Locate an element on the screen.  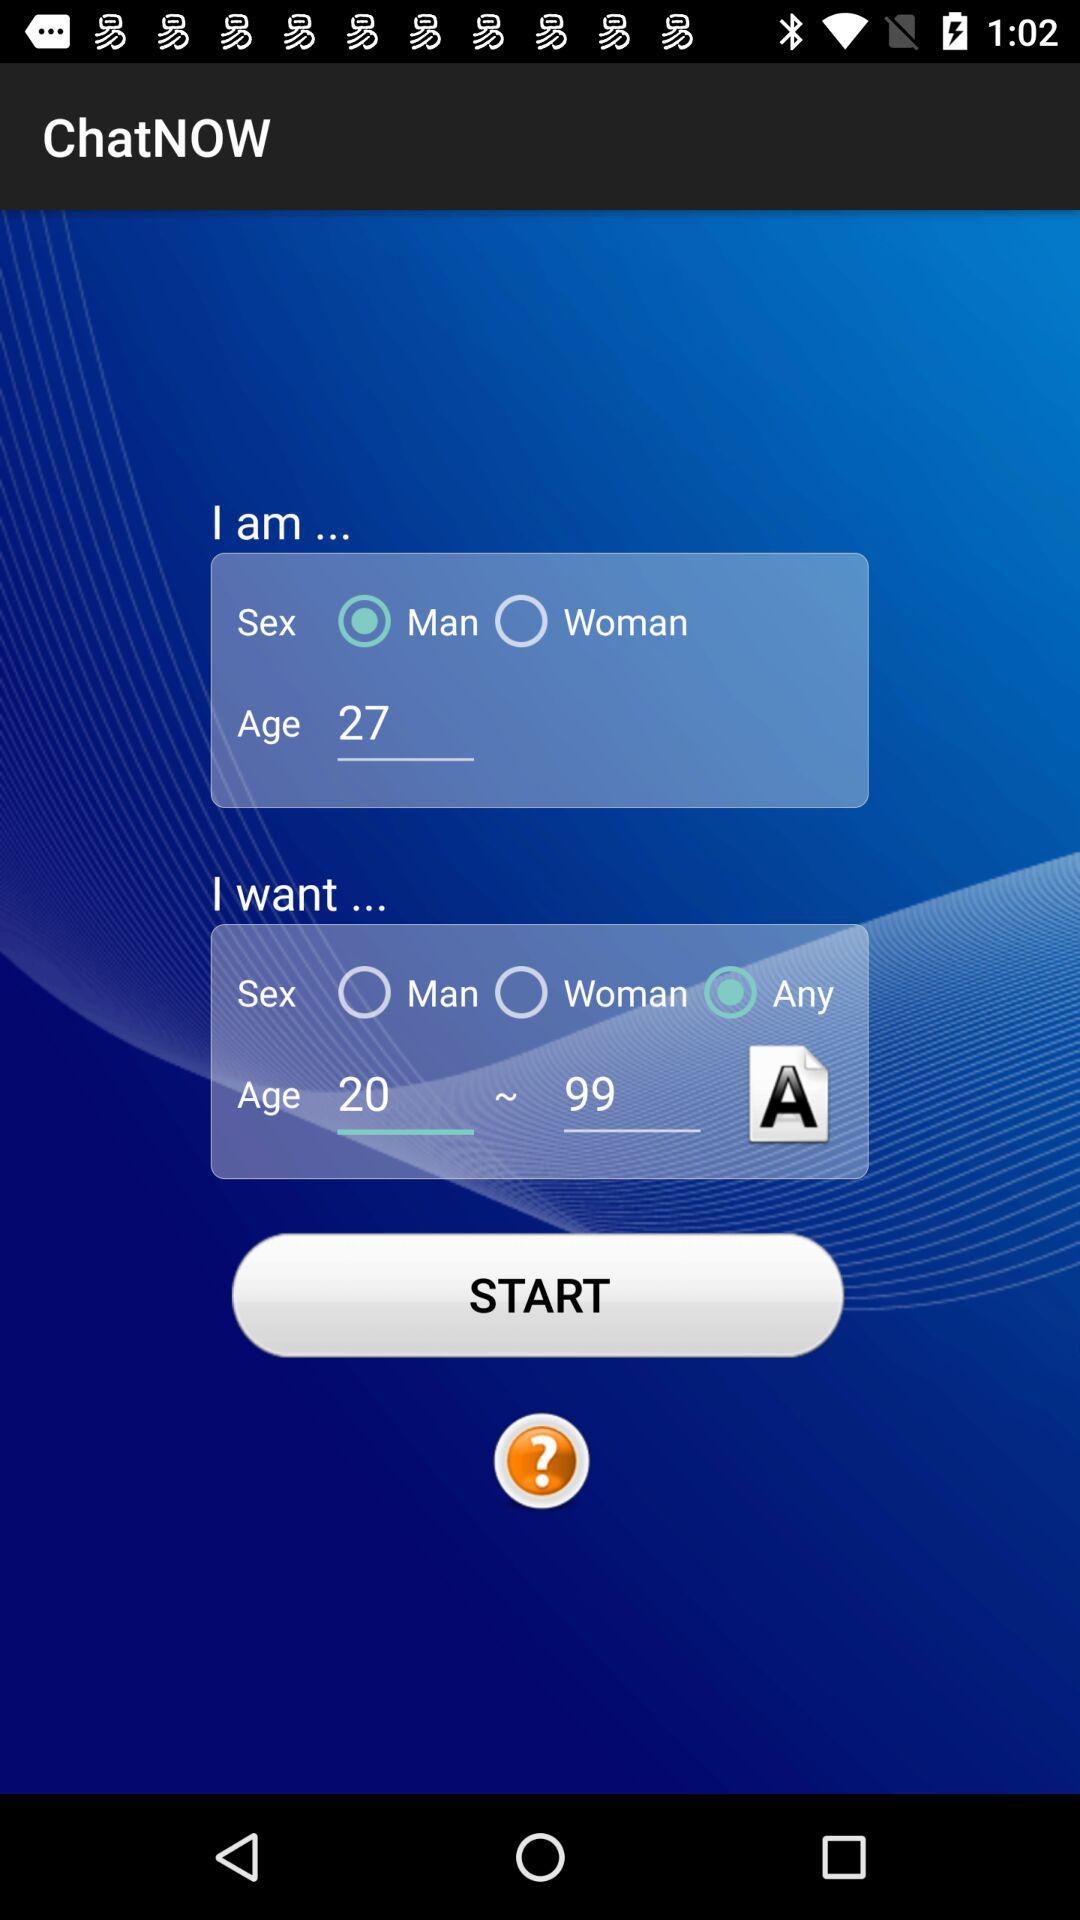
the font icon is located at coordinates (788, 1092).